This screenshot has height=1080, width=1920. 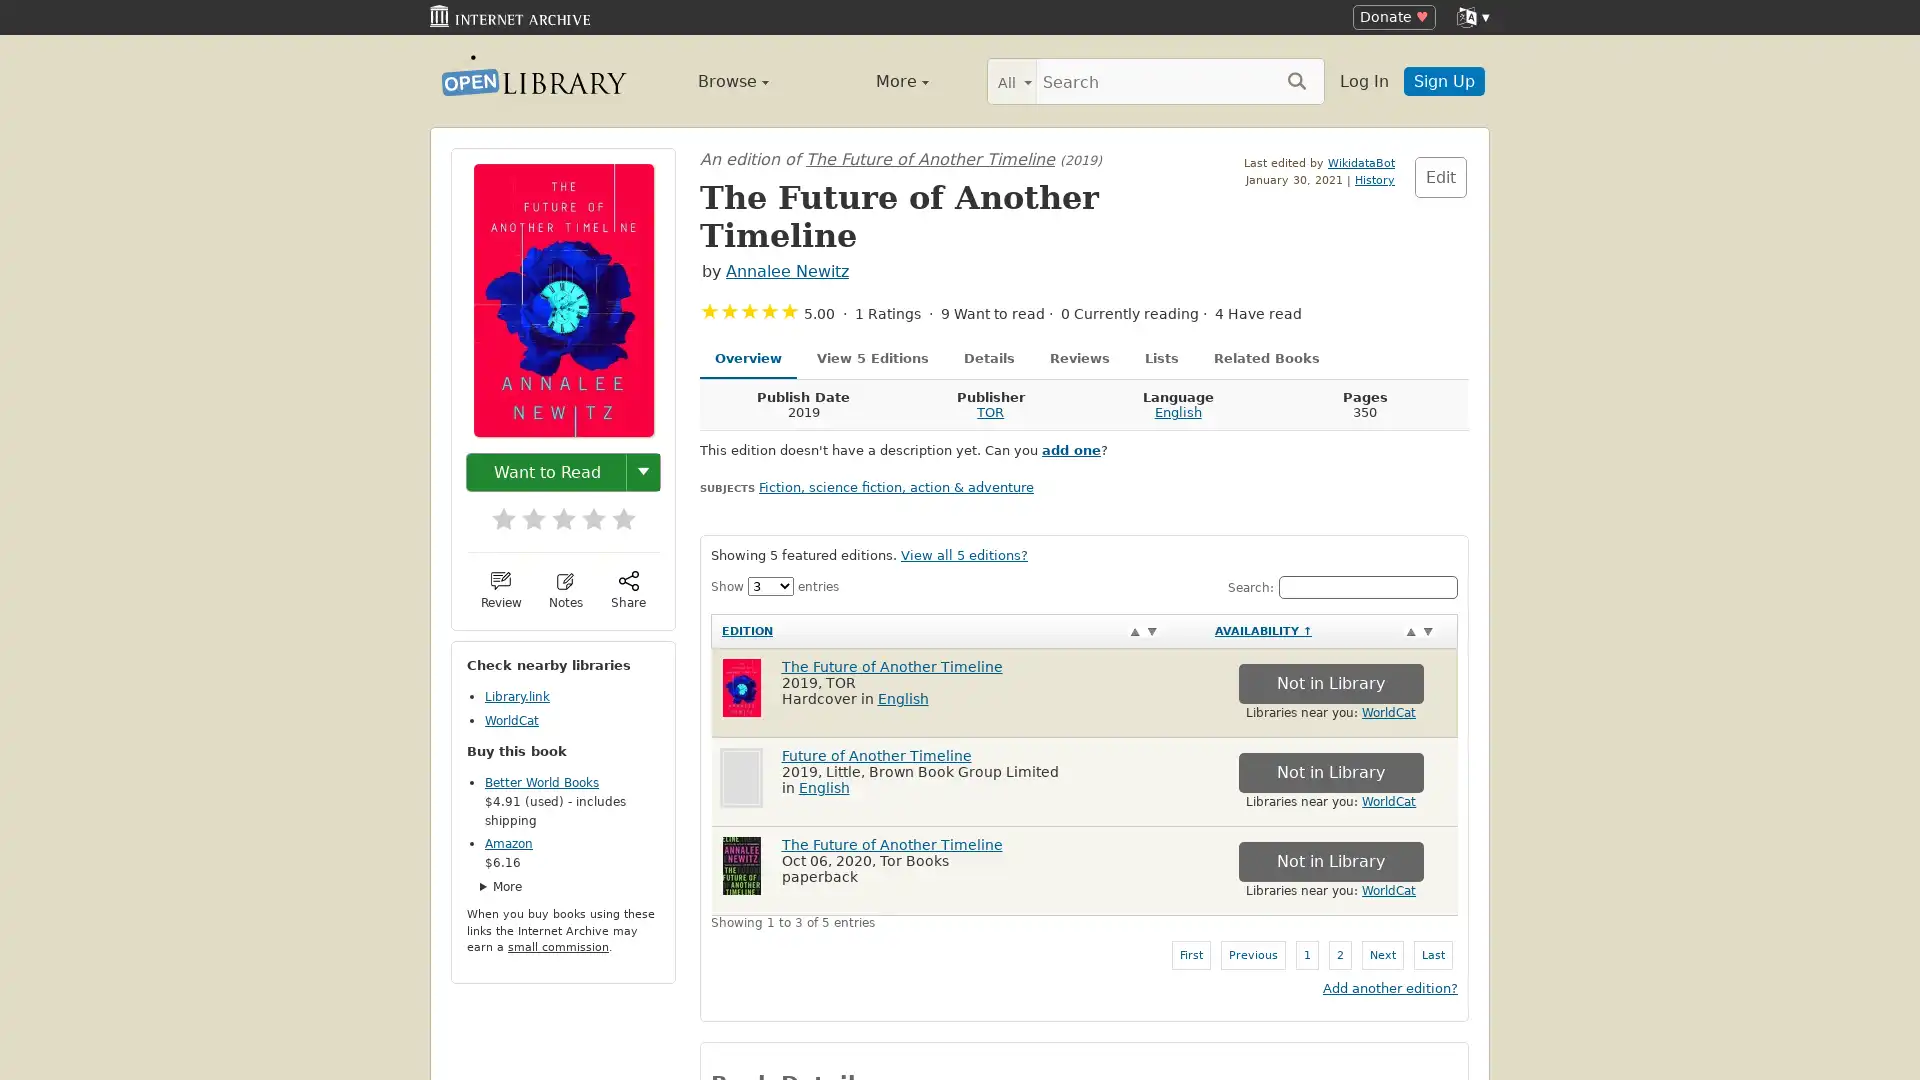 I want to click on 1, so click(x=494, y=511).